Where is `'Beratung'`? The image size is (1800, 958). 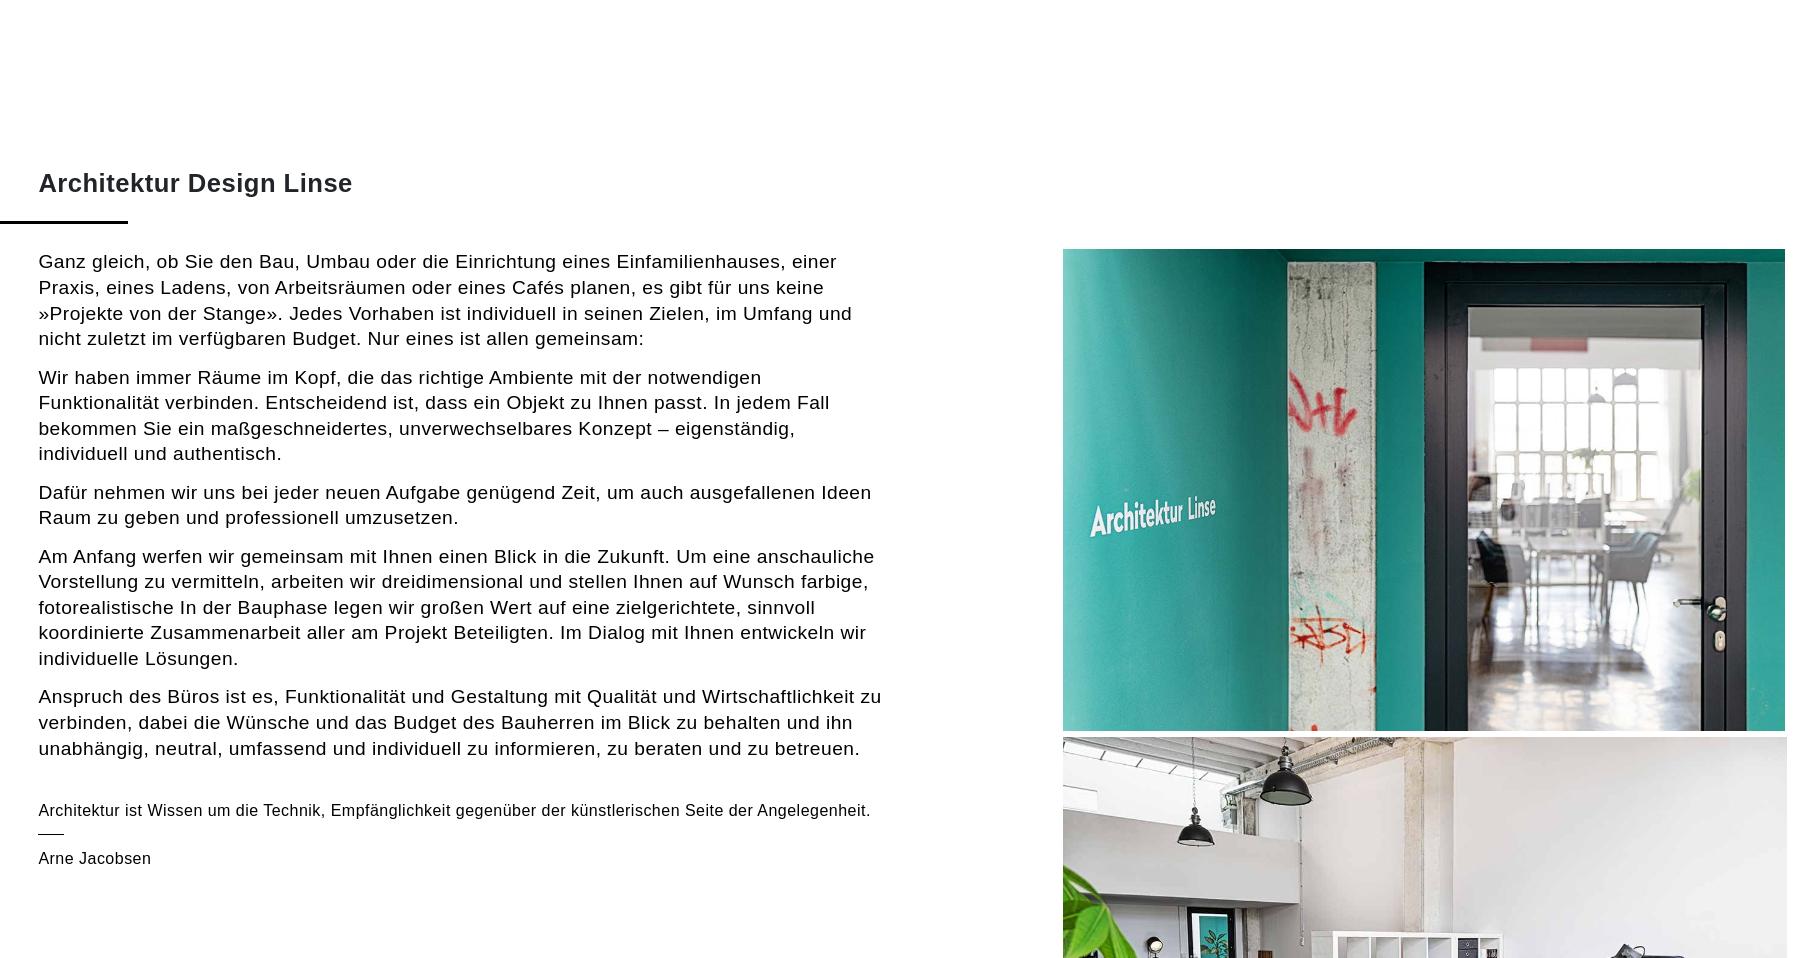
'Beratung' is located at coordinates (1281, 79).